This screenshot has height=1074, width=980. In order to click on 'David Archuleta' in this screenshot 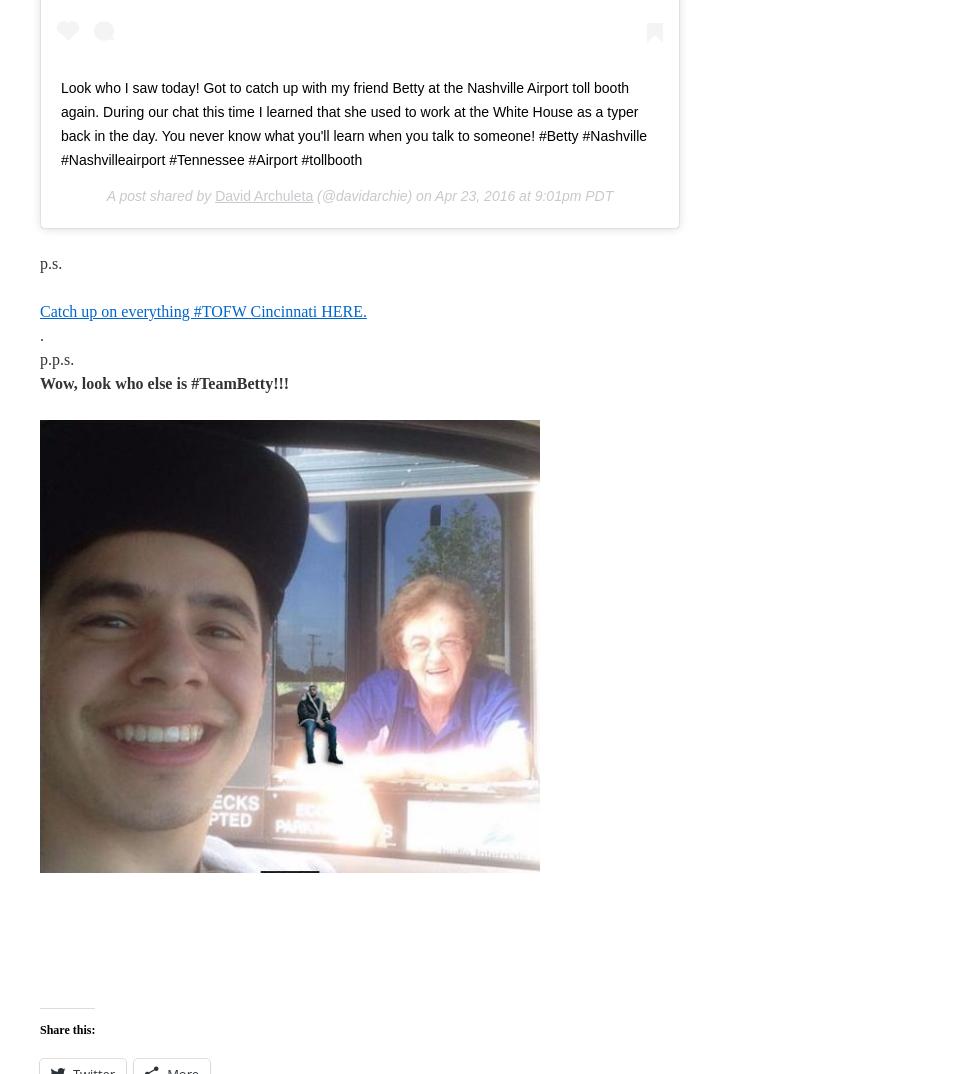, I will do `click(215, 195)`.